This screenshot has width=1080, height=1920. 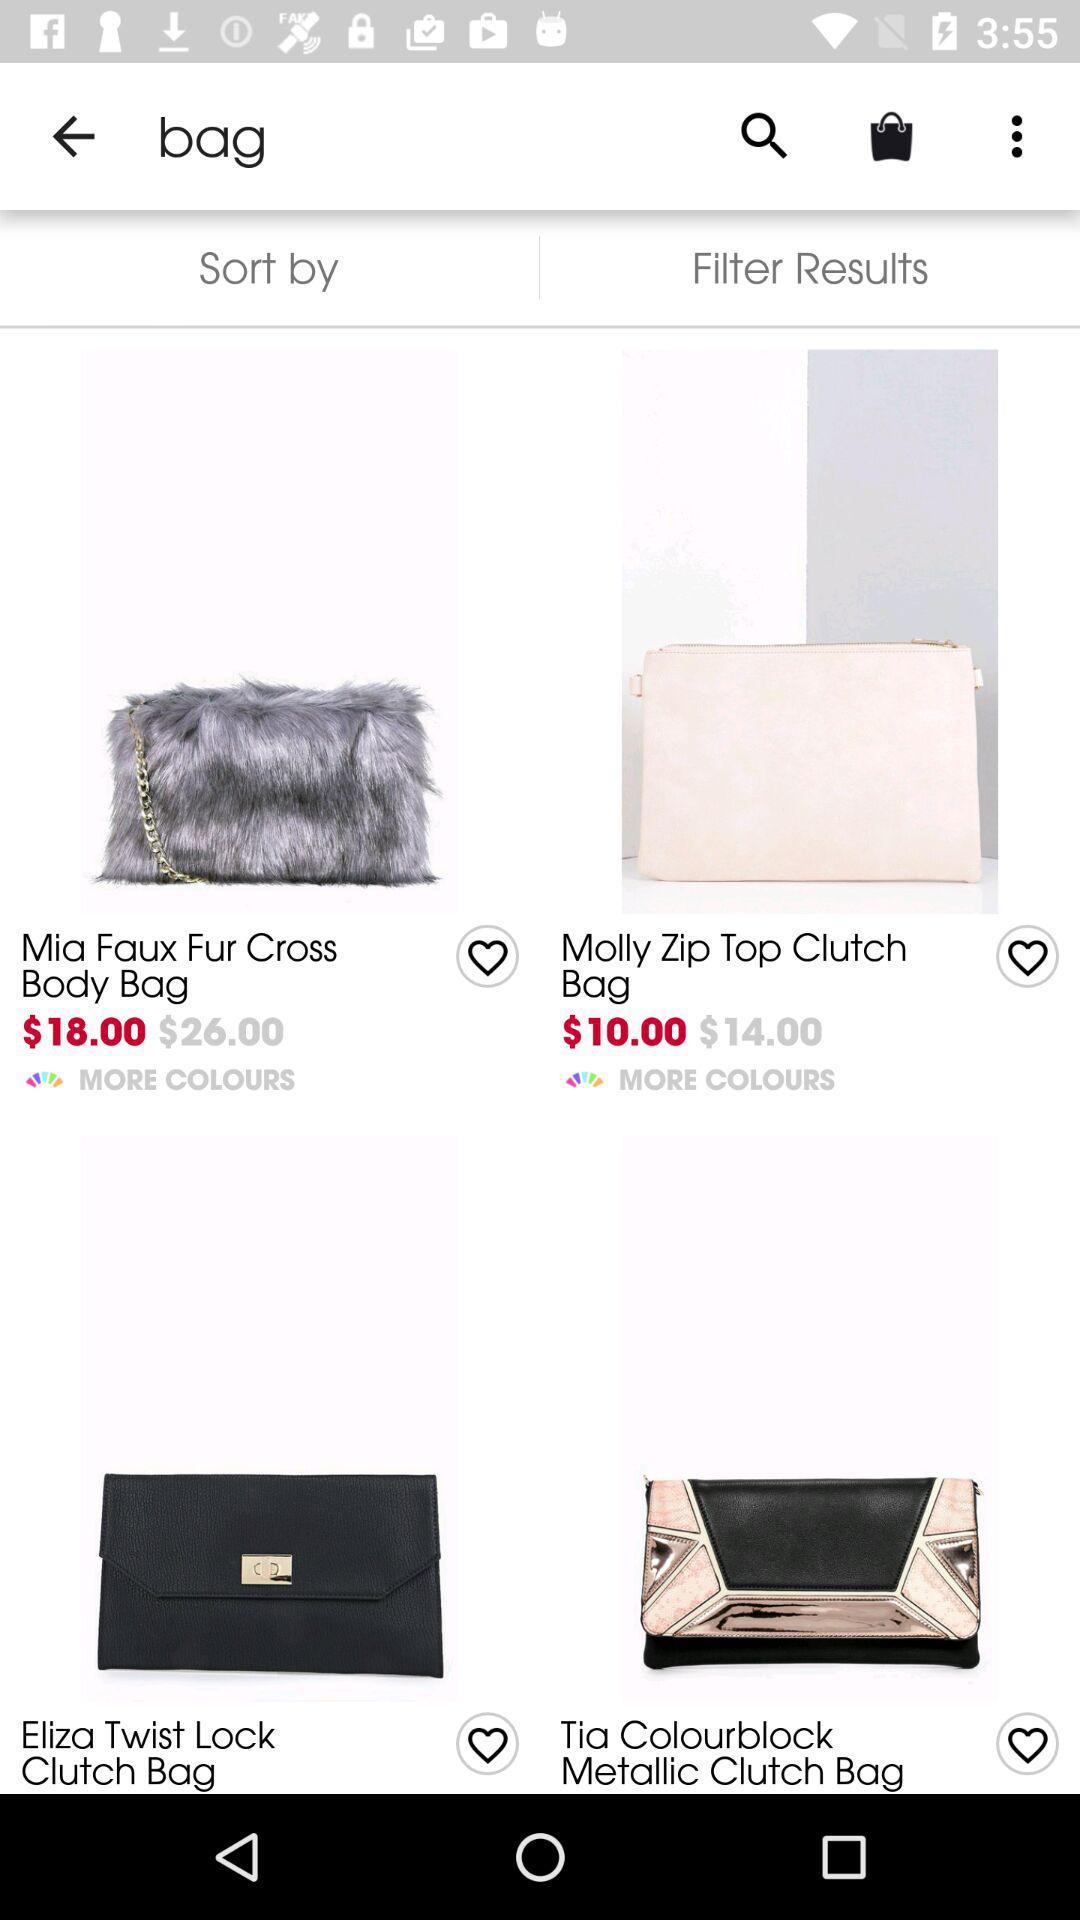 What do you see at coordinates (44, 1074) in the screenshot?
I see `the item below $18.00 item` at bounding box center [44, 1074].